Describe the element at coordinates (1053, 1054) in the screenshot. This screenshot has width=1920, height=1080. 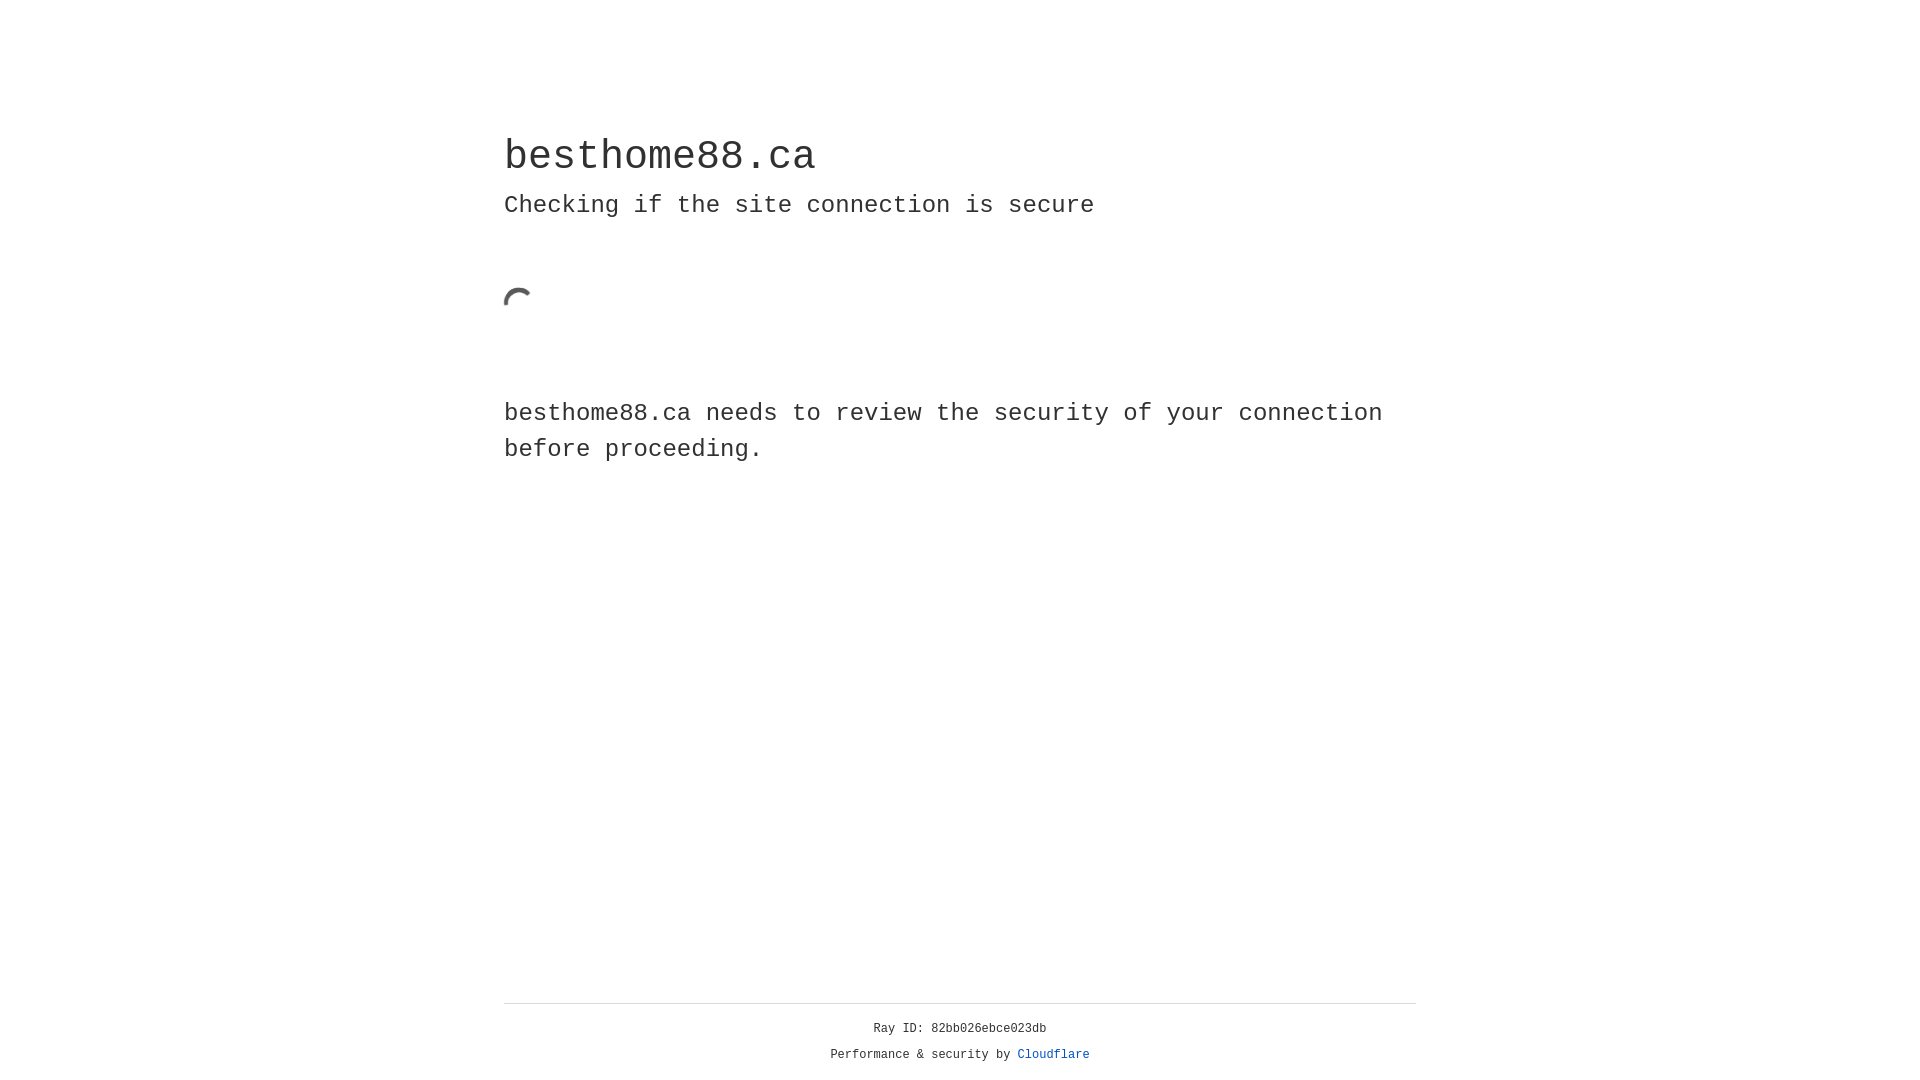
I see `'Cloudflare'` at that location.